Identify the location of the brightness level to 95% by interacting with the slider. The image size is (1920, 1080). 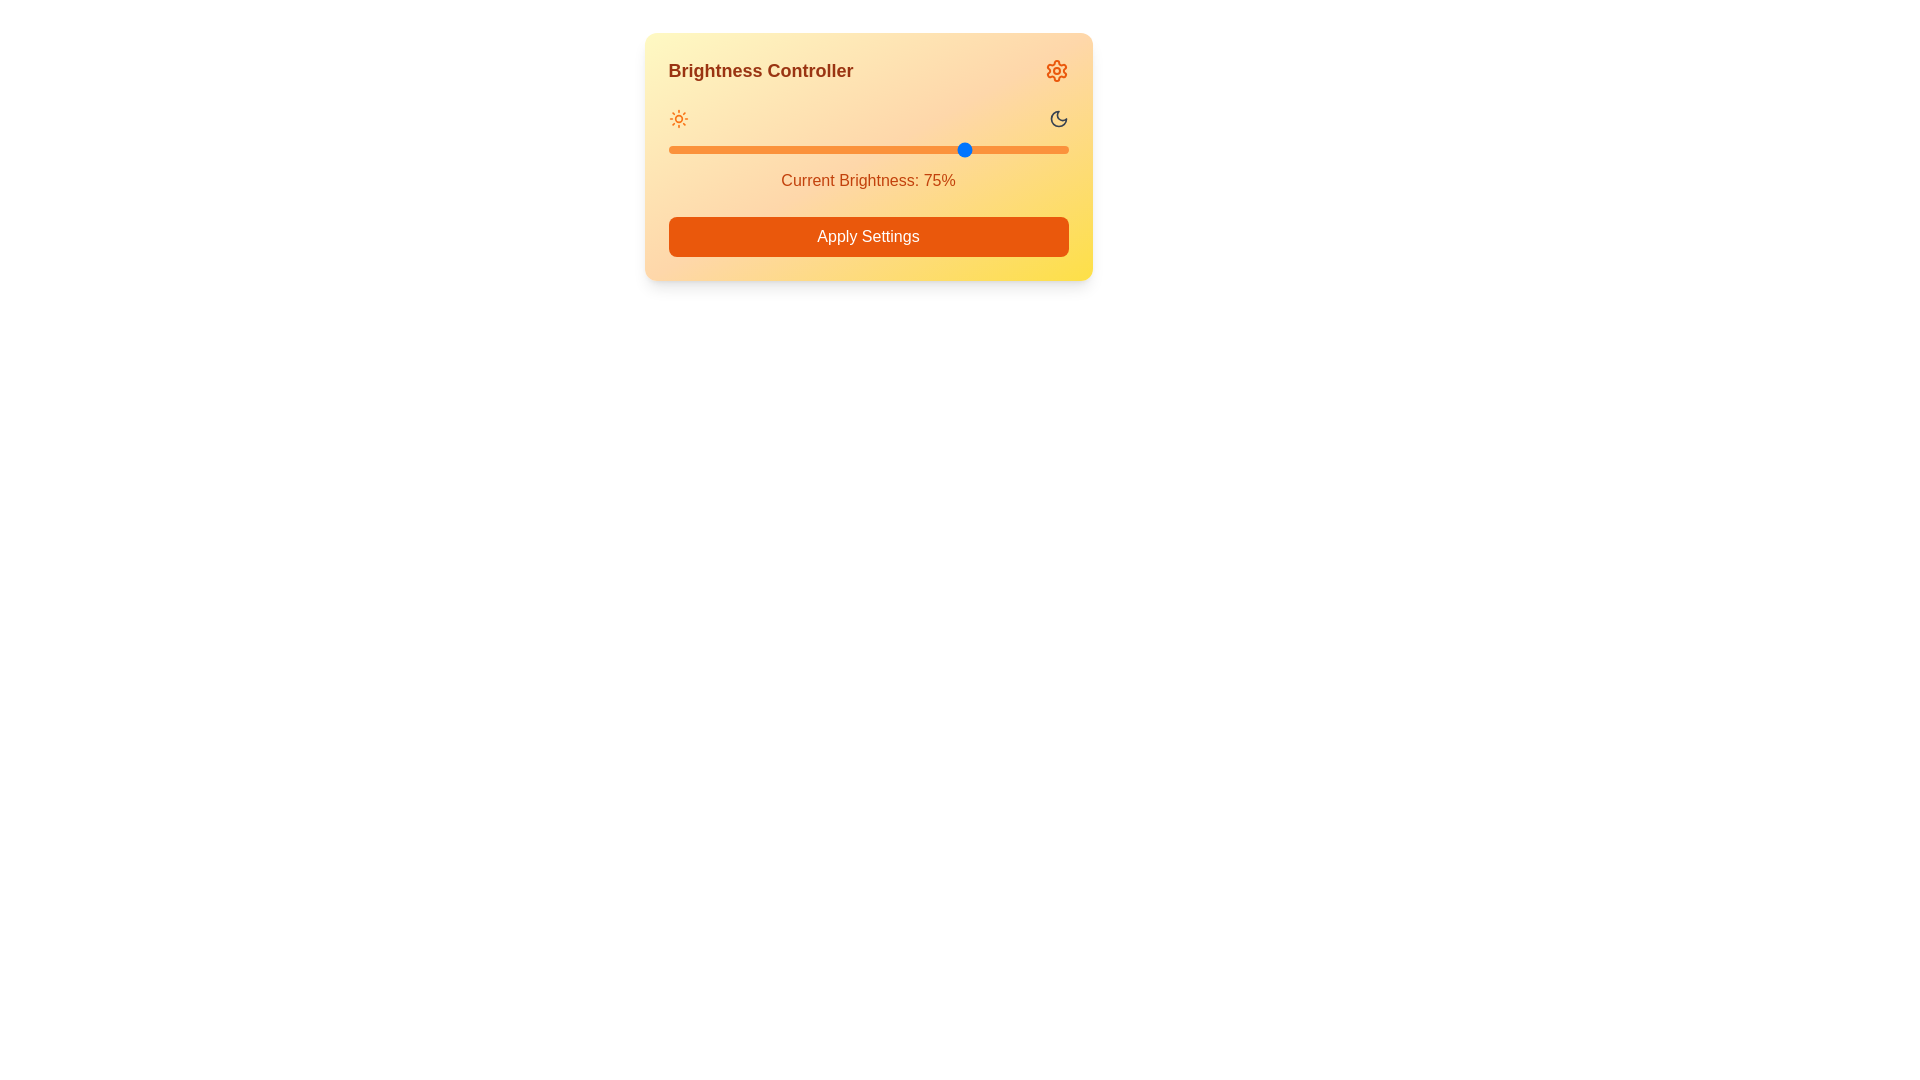
(1047, 149).